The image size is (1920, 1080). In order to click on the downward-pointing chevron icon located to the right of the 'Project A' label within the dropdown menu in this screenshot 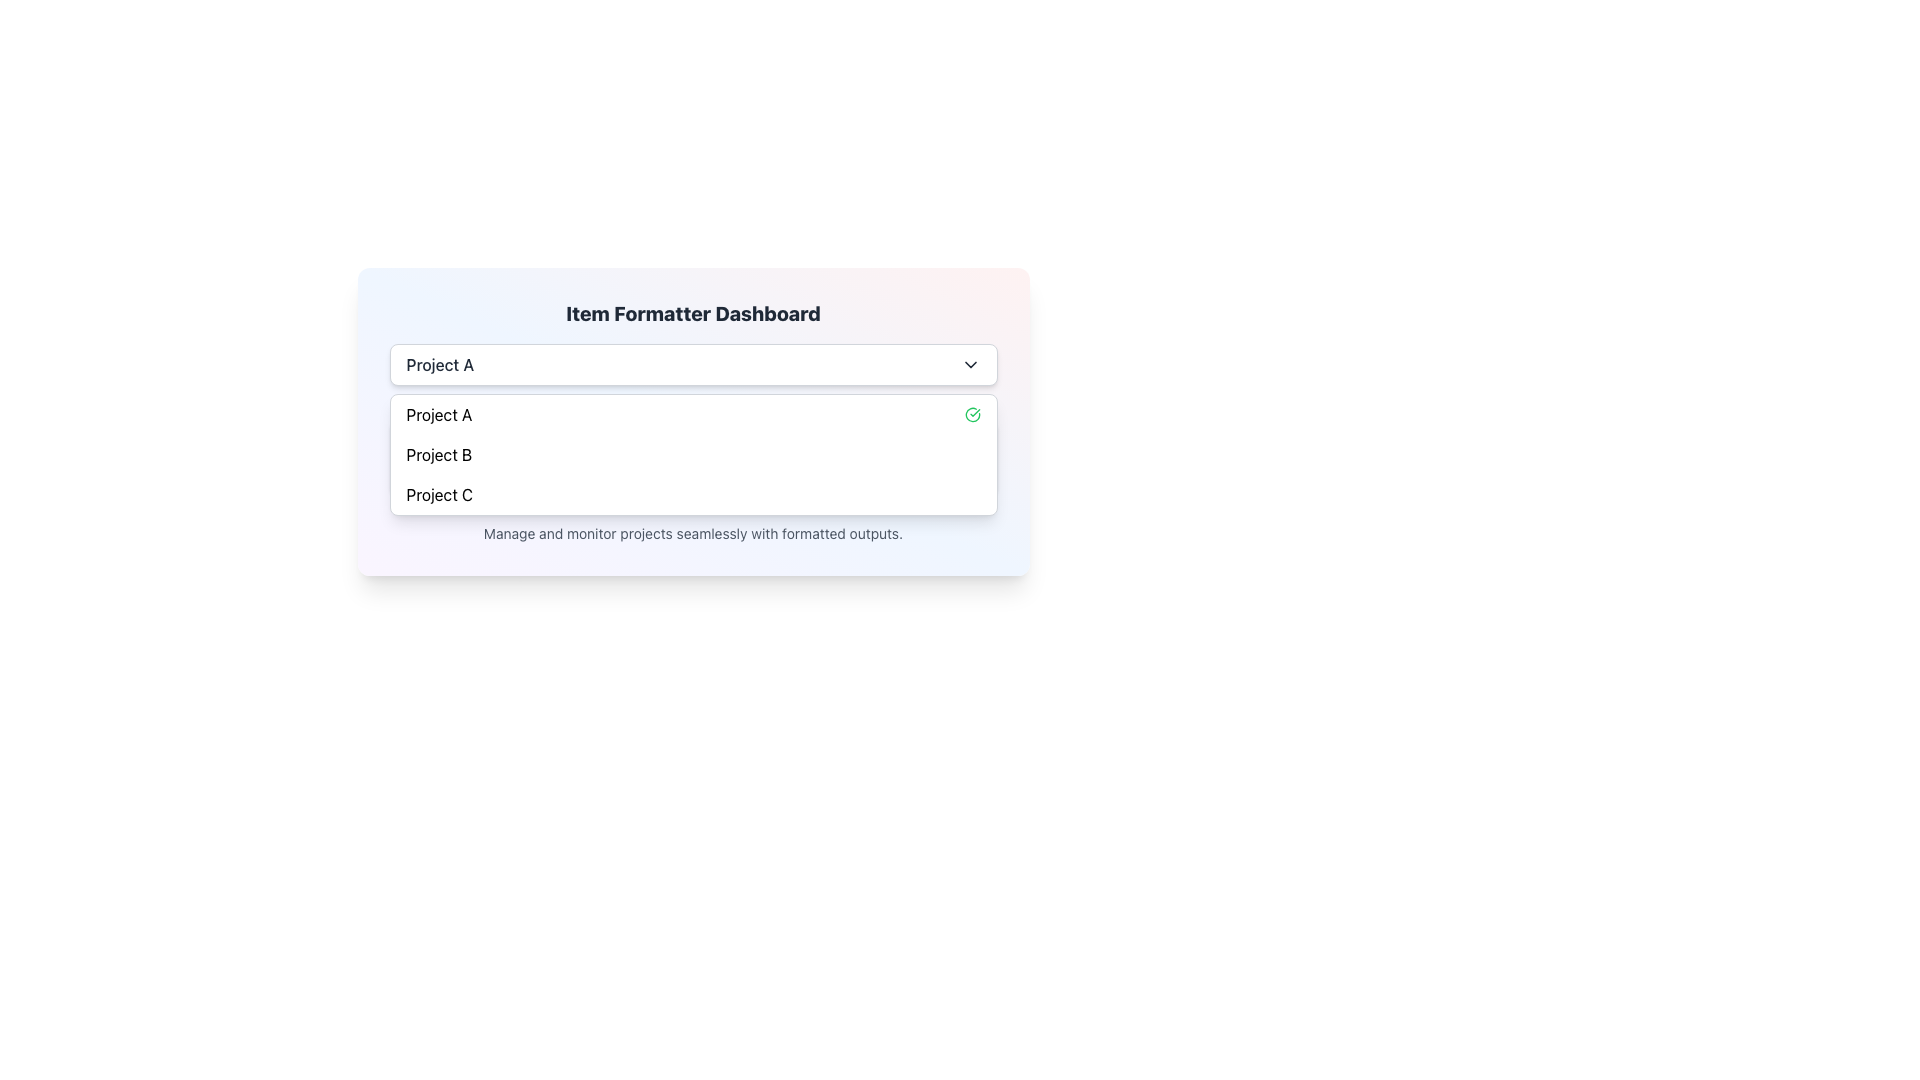, I will do `click(970, 365)`.